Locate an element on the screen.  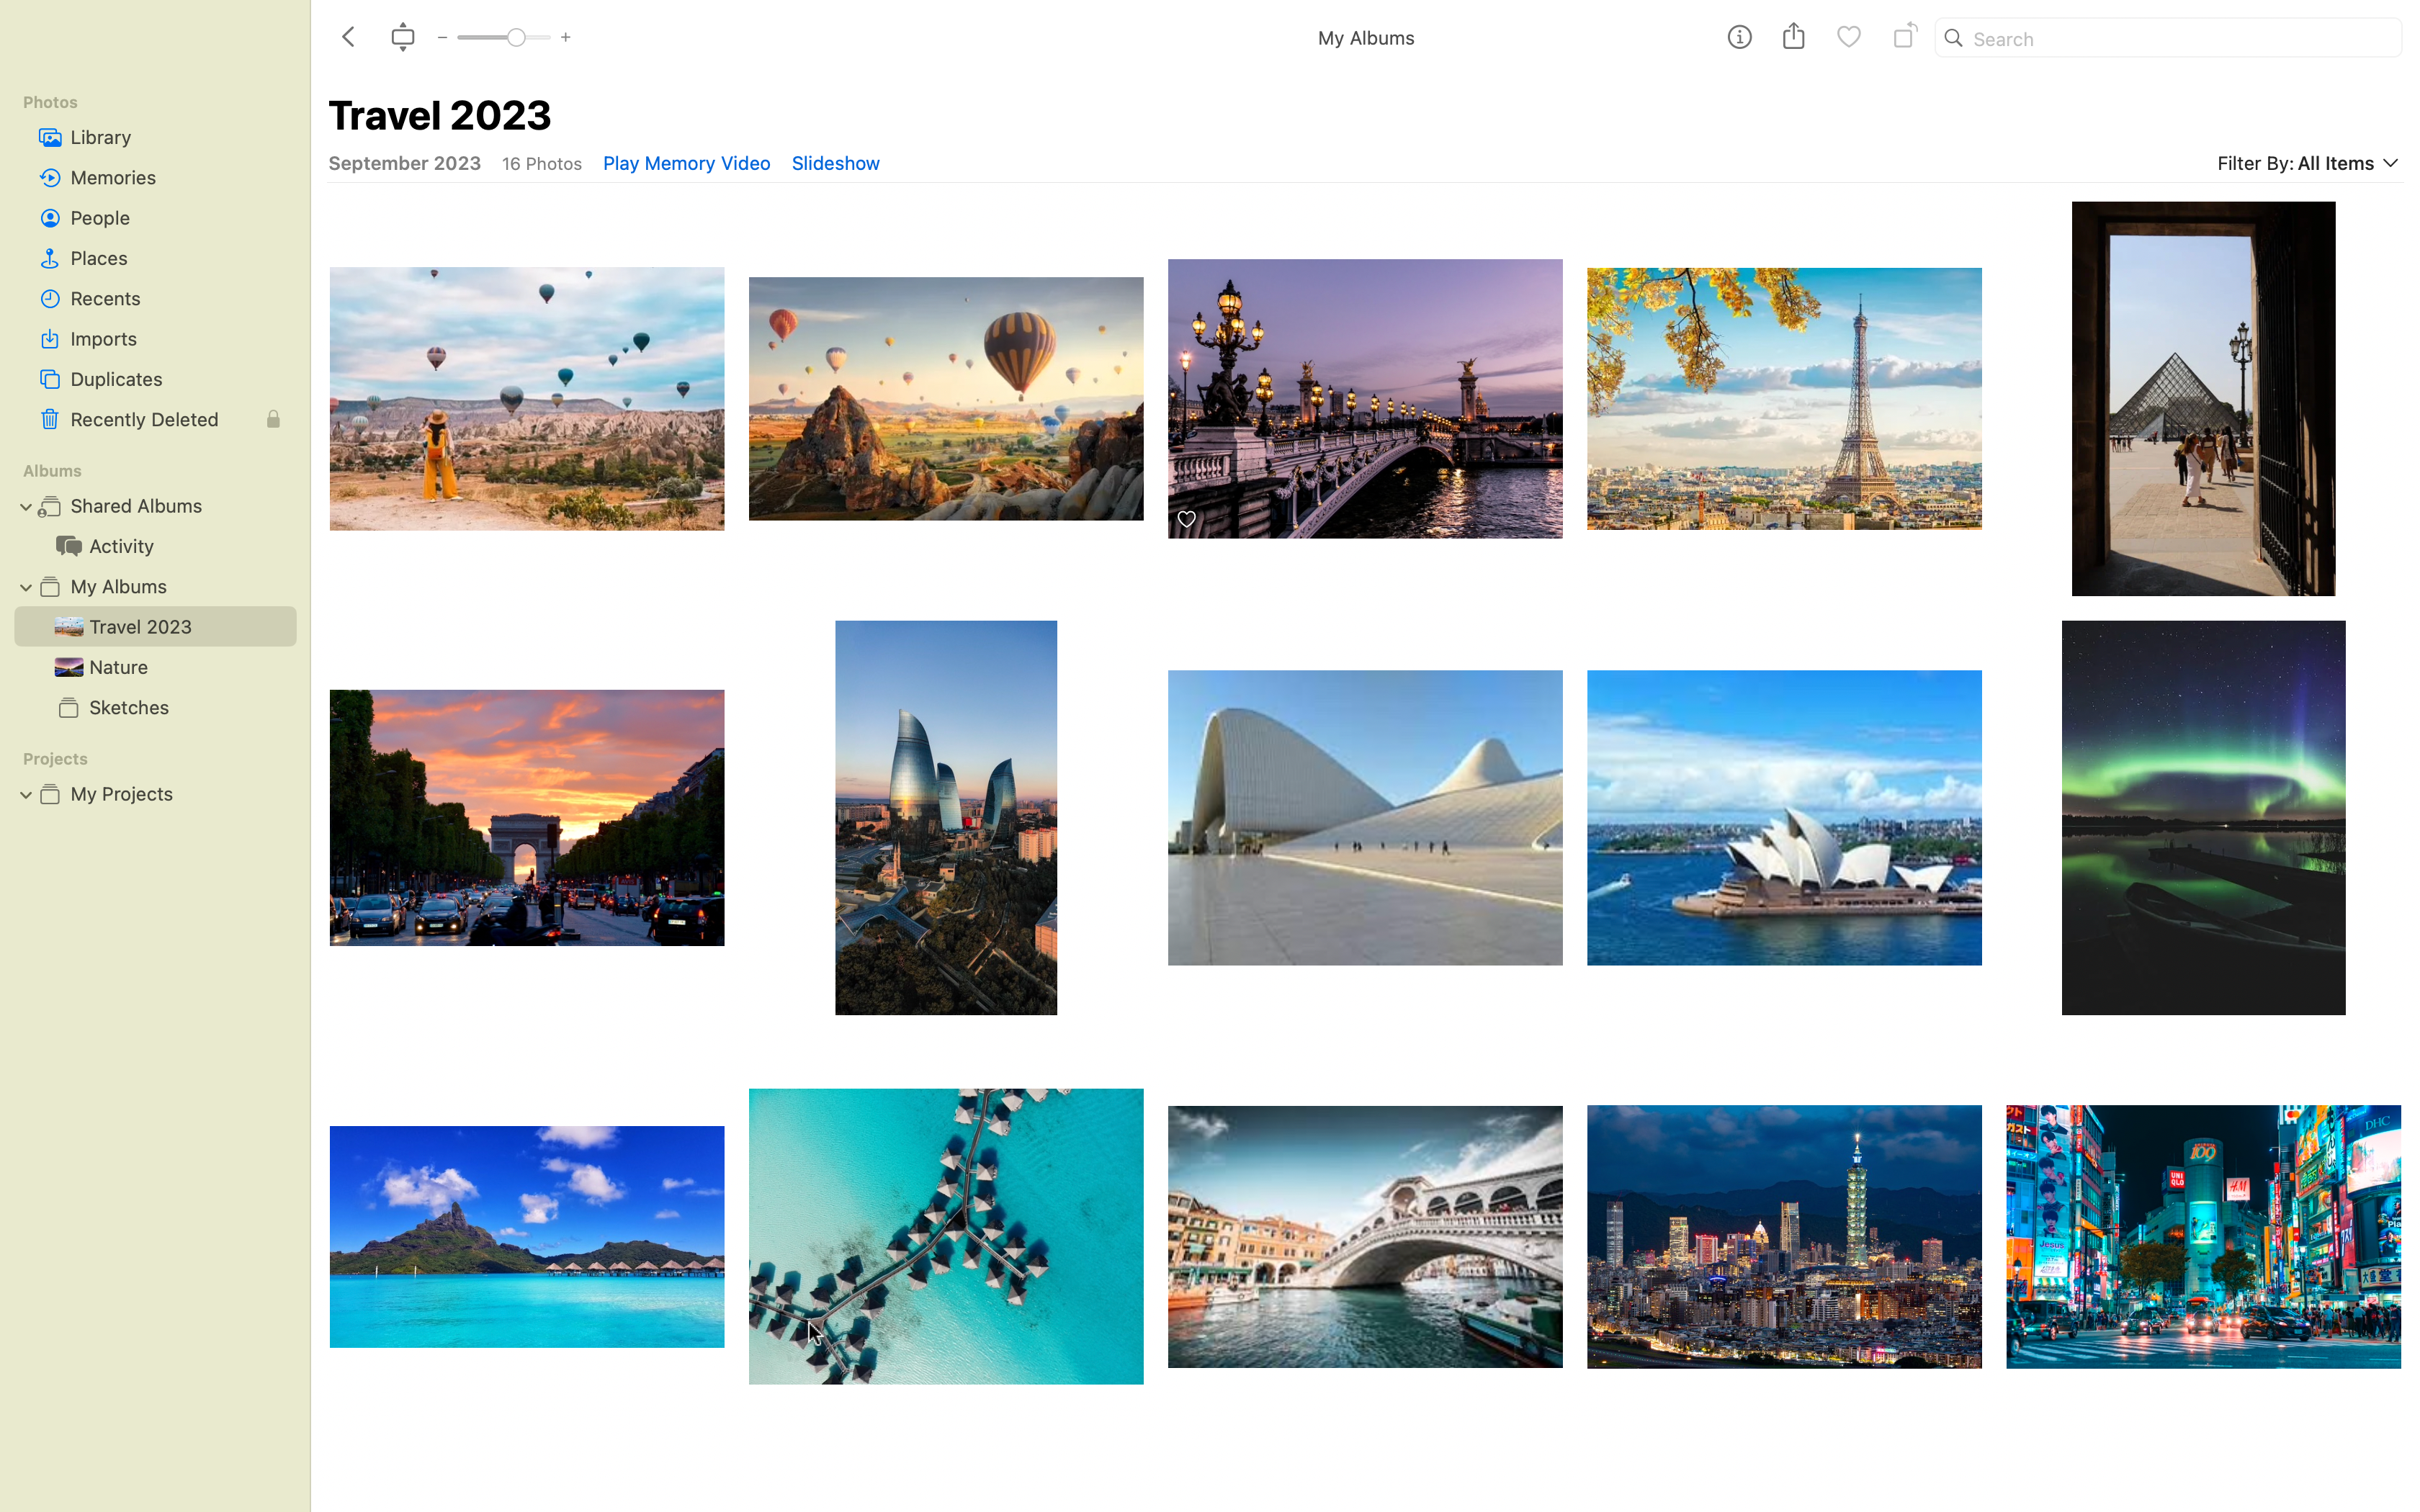
Rotate picture of arc de triomphe thrice is located at coordinates (523, 818).